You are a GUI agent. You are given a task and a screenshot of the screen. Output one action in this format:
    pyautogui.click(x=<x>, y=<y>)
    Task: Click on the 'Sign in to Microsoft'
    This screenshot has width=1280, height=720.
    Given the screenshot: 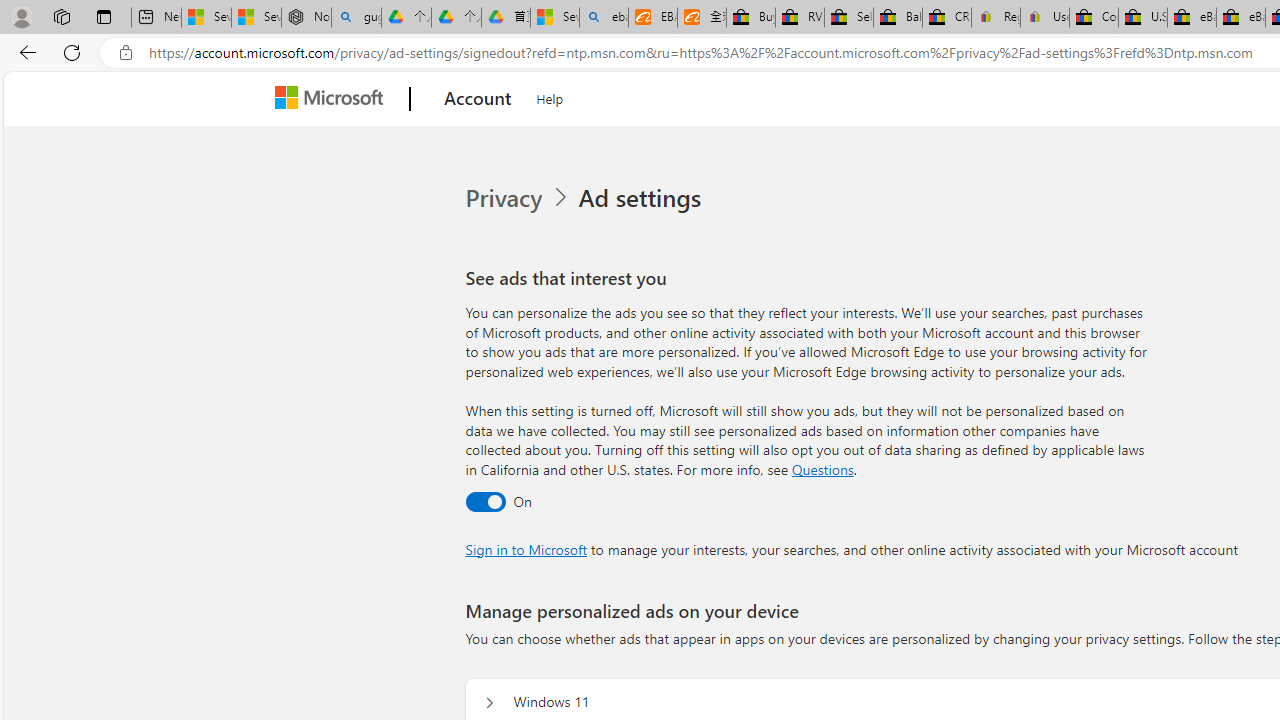 What is the action you would take?
    pyautogui.click(x=526, y=549)
    